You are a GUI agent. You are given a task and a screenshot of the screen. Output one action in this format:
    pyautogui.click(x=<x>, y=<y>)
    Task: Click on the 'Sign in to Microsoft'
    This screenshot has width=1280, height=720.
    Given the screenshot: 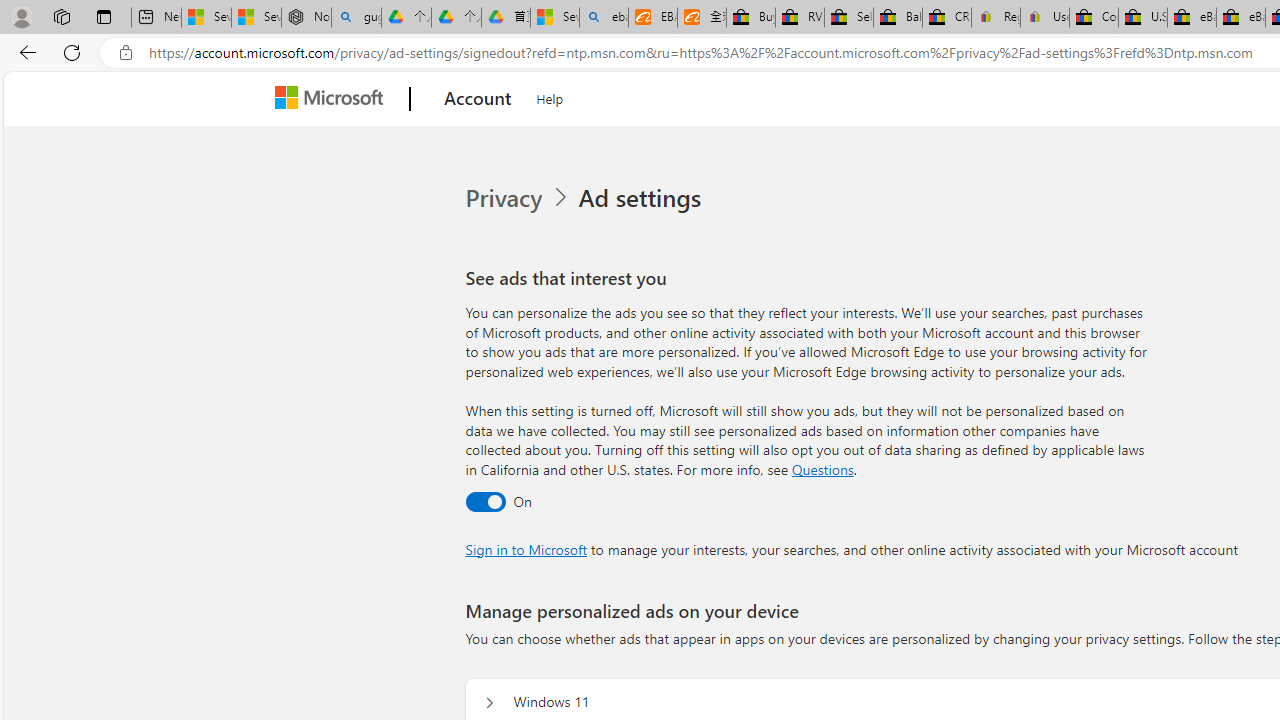 What is the action you would take?
    pyautogui.click(x=526, y=549)
    